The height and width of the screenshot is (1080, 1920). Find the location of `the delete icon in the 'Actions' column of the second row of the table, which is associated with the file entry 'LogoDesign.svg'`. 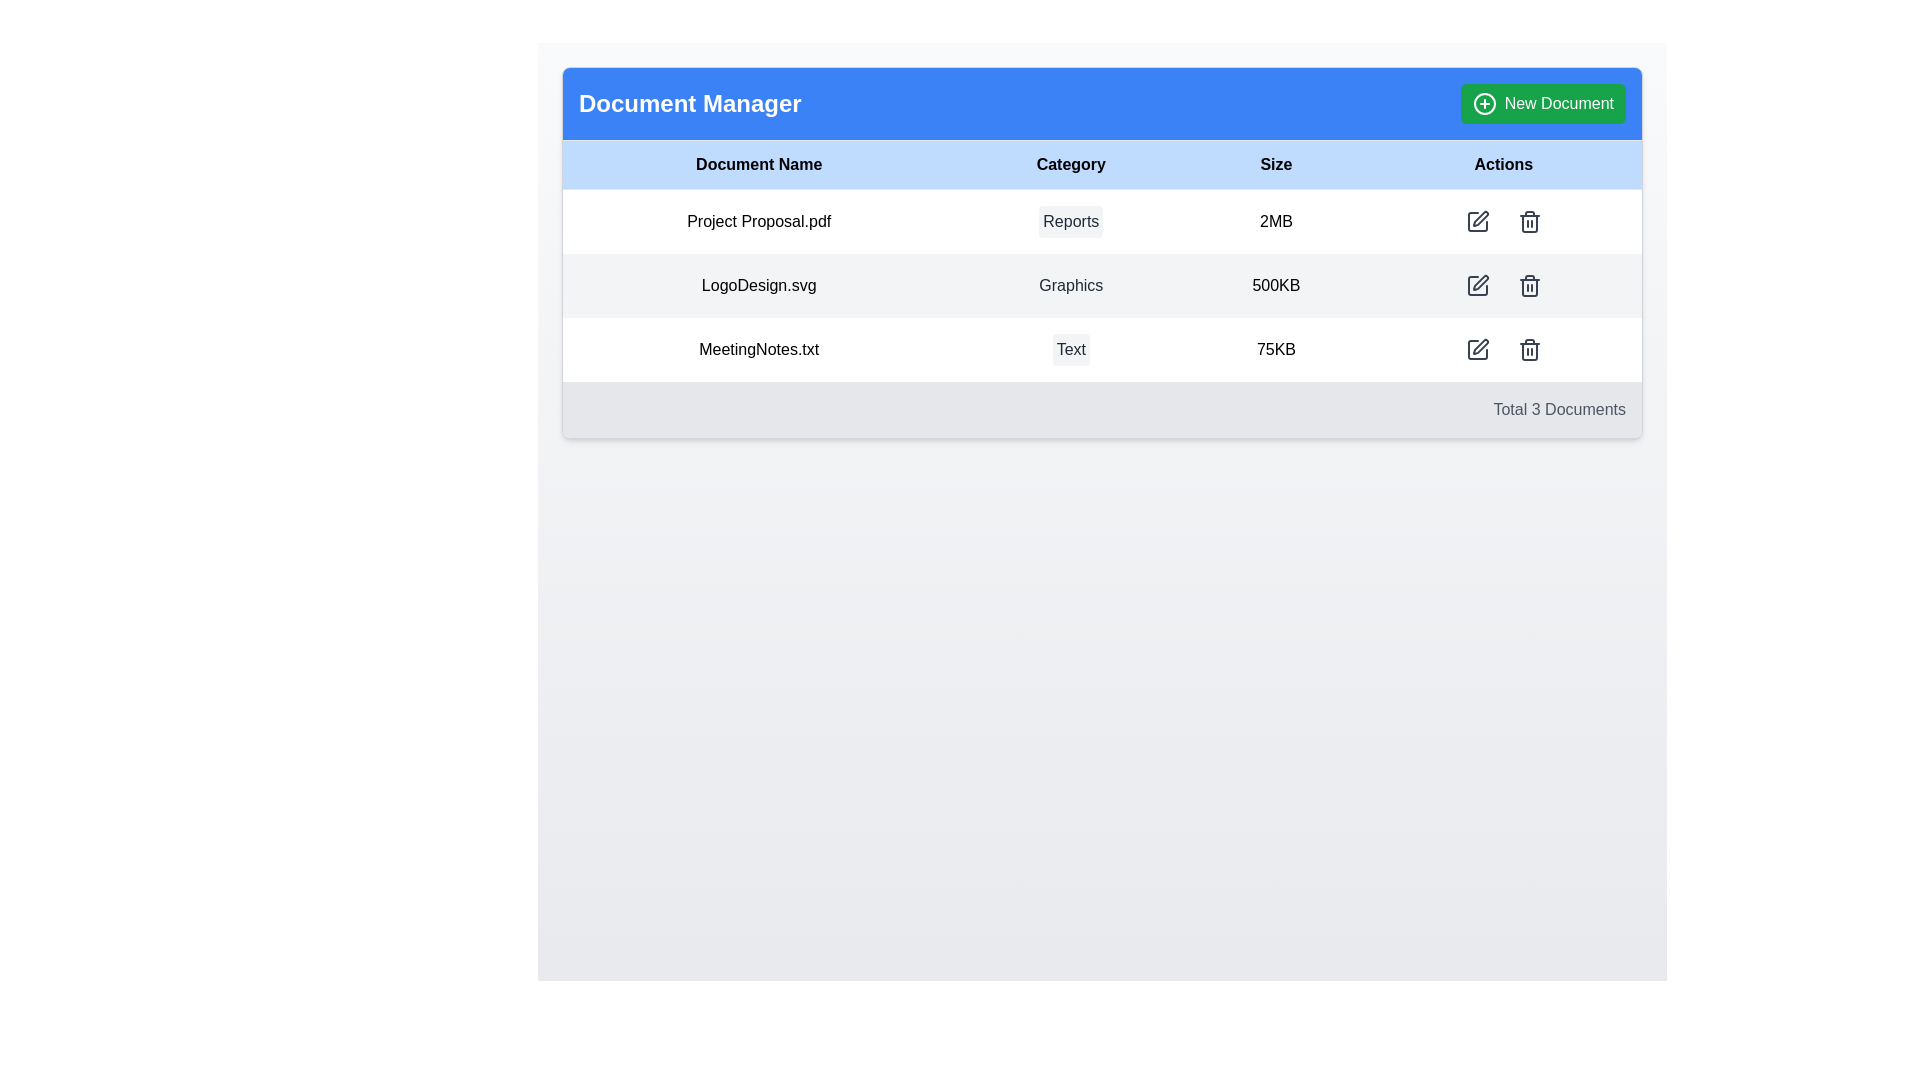

the delete icon in the 'Actions' column of the second row of the table, which is associated with the file entry 'LogoDesign.svg' is located at coordinates (1528, 285).